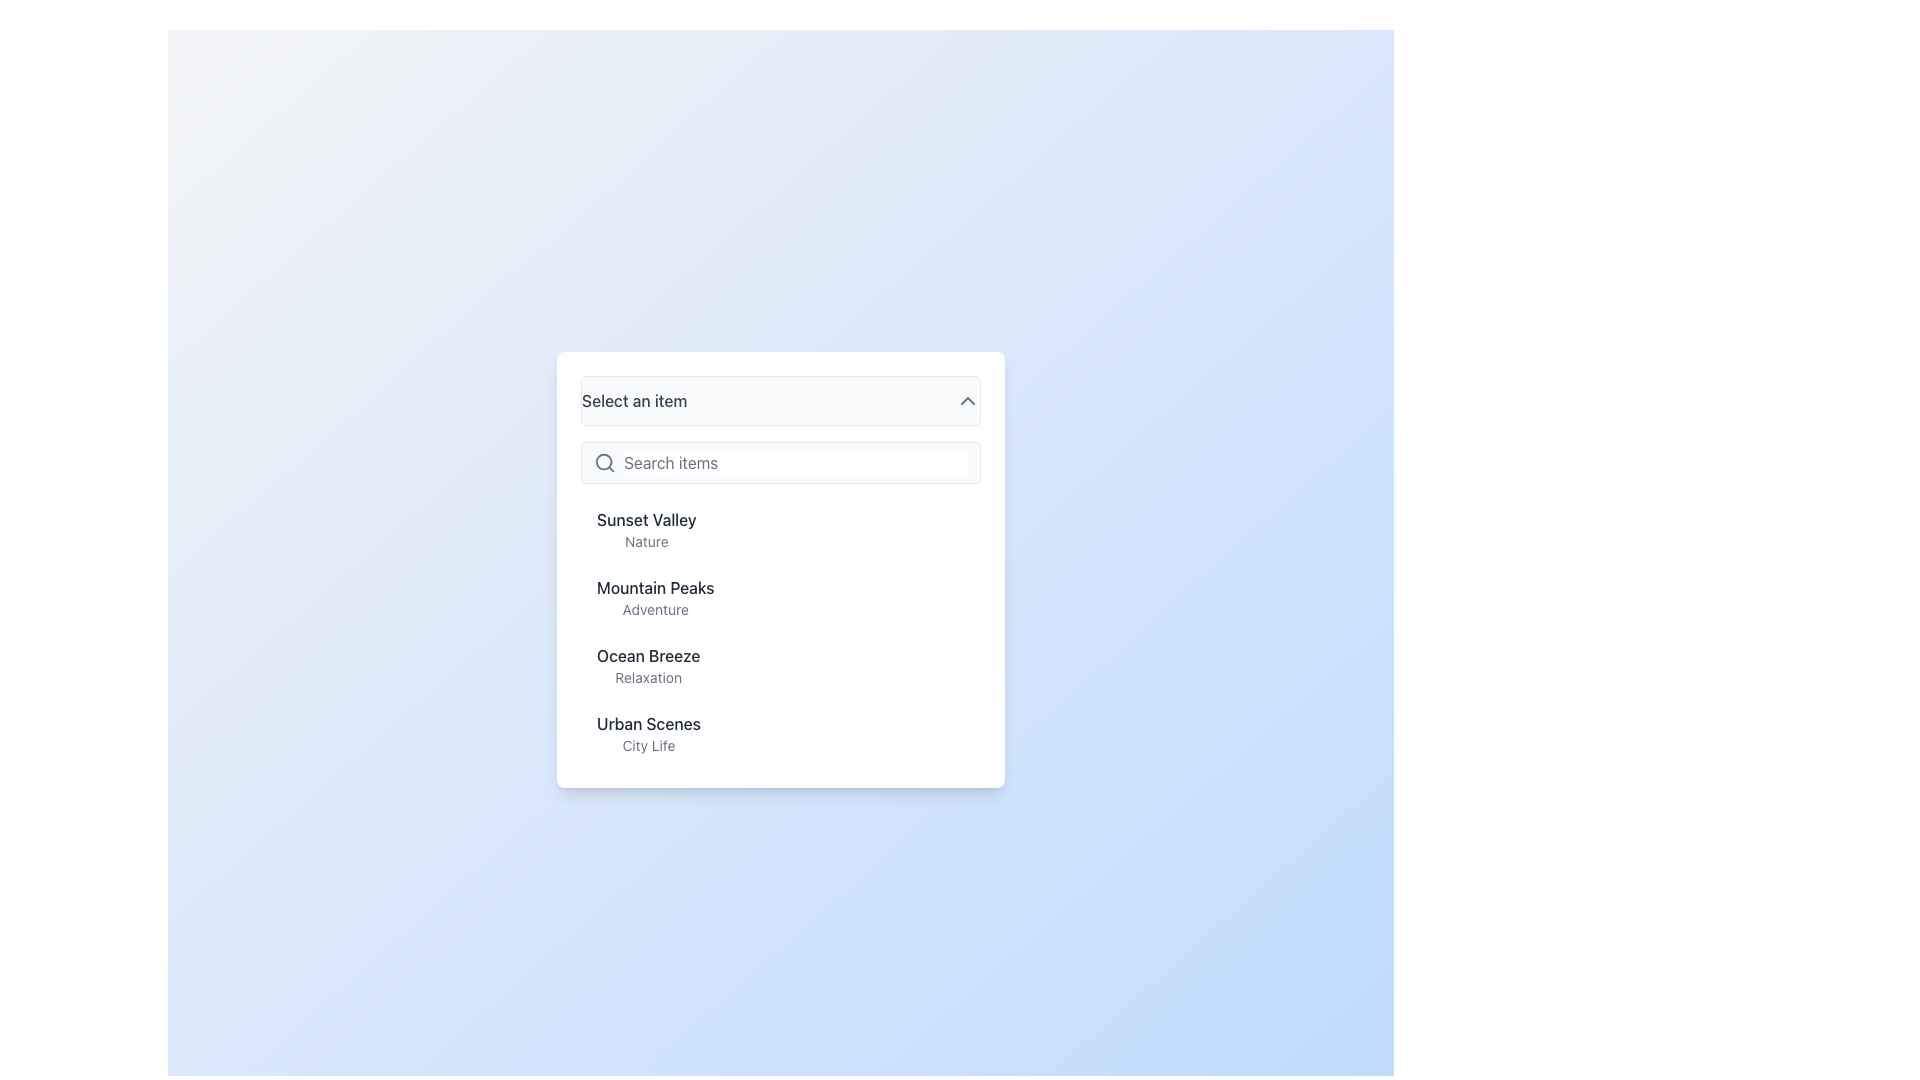 The height and width of the screenshot is (1080, 1920). What do you see at coordinates (655, 596) in the screenshot?
I see `the text block containing 'Mountain Peaks' and 'Adventure'` at bounding box center [655, 596].